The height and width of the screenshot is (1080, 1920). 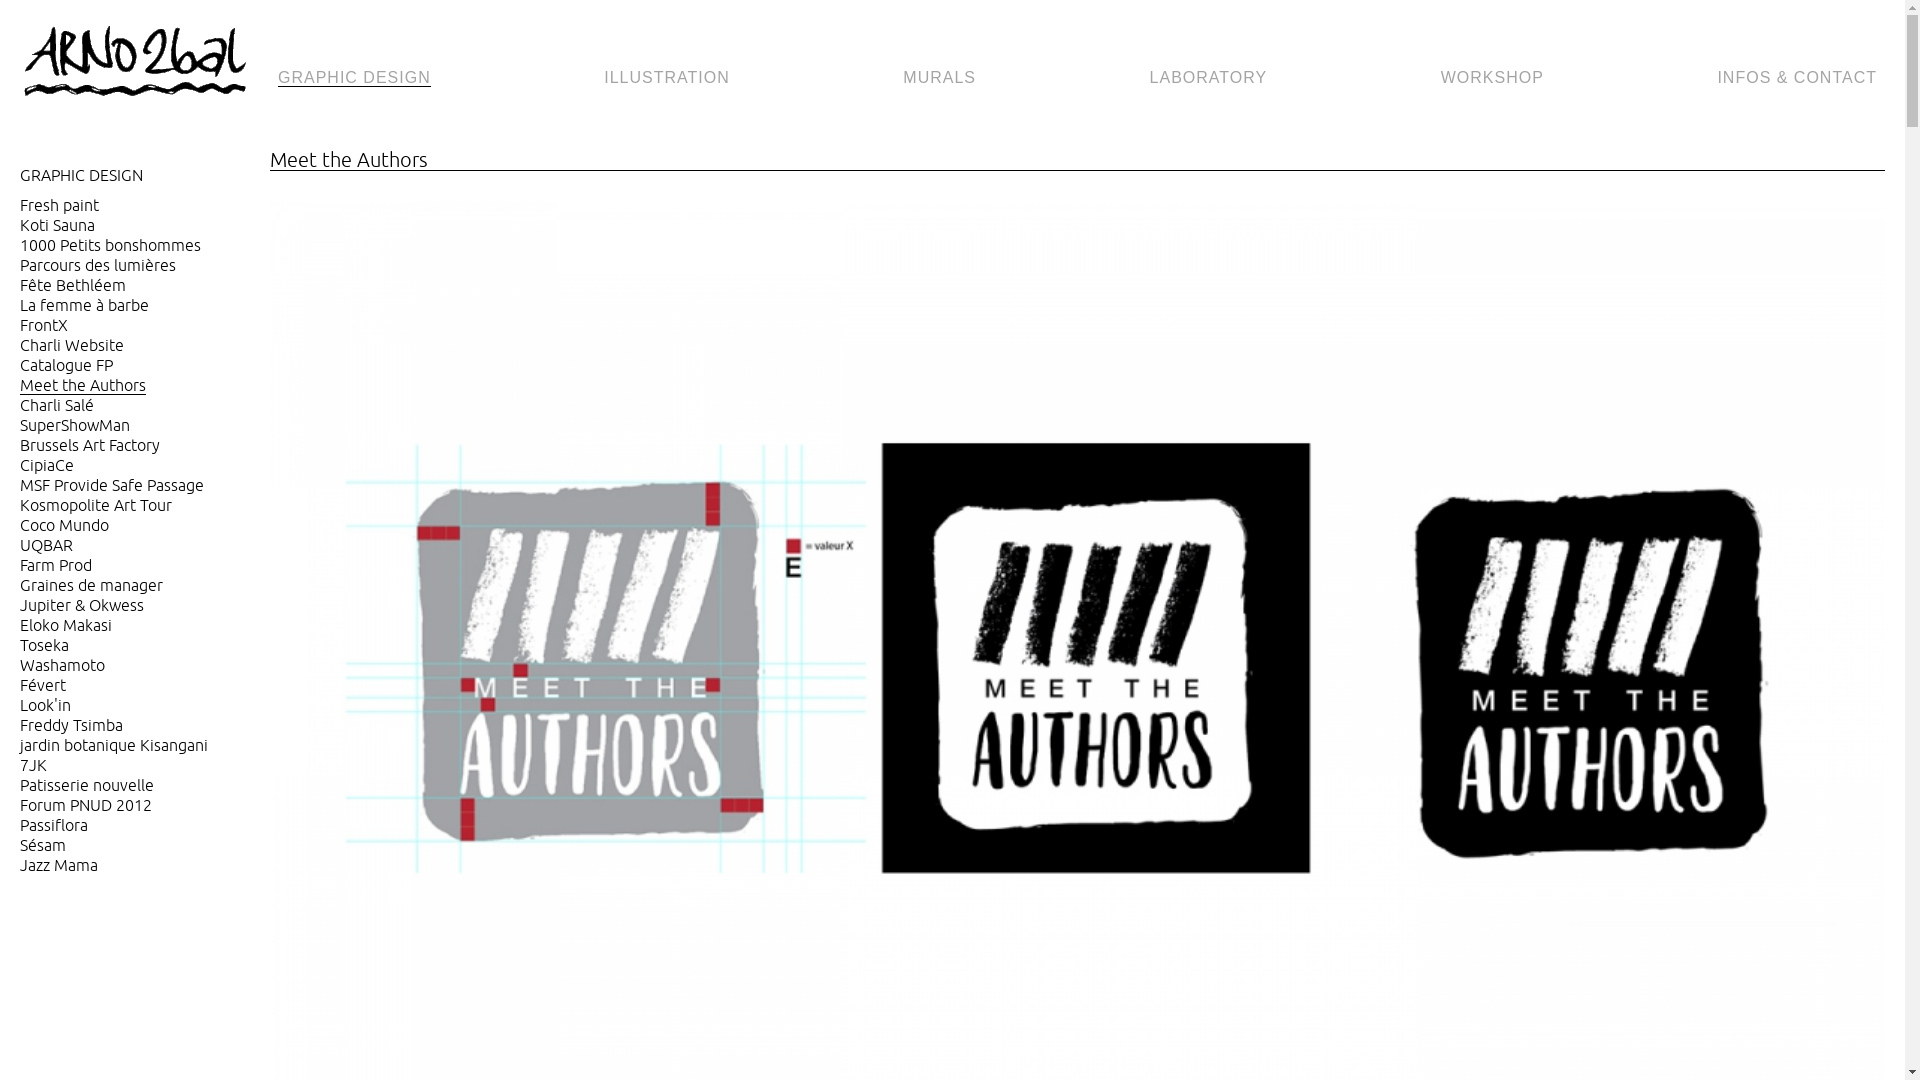 What do you see at coordinates (47, 465) in the screenshot?
I see `'CipiaCe'` at bounding box center [47, 465].